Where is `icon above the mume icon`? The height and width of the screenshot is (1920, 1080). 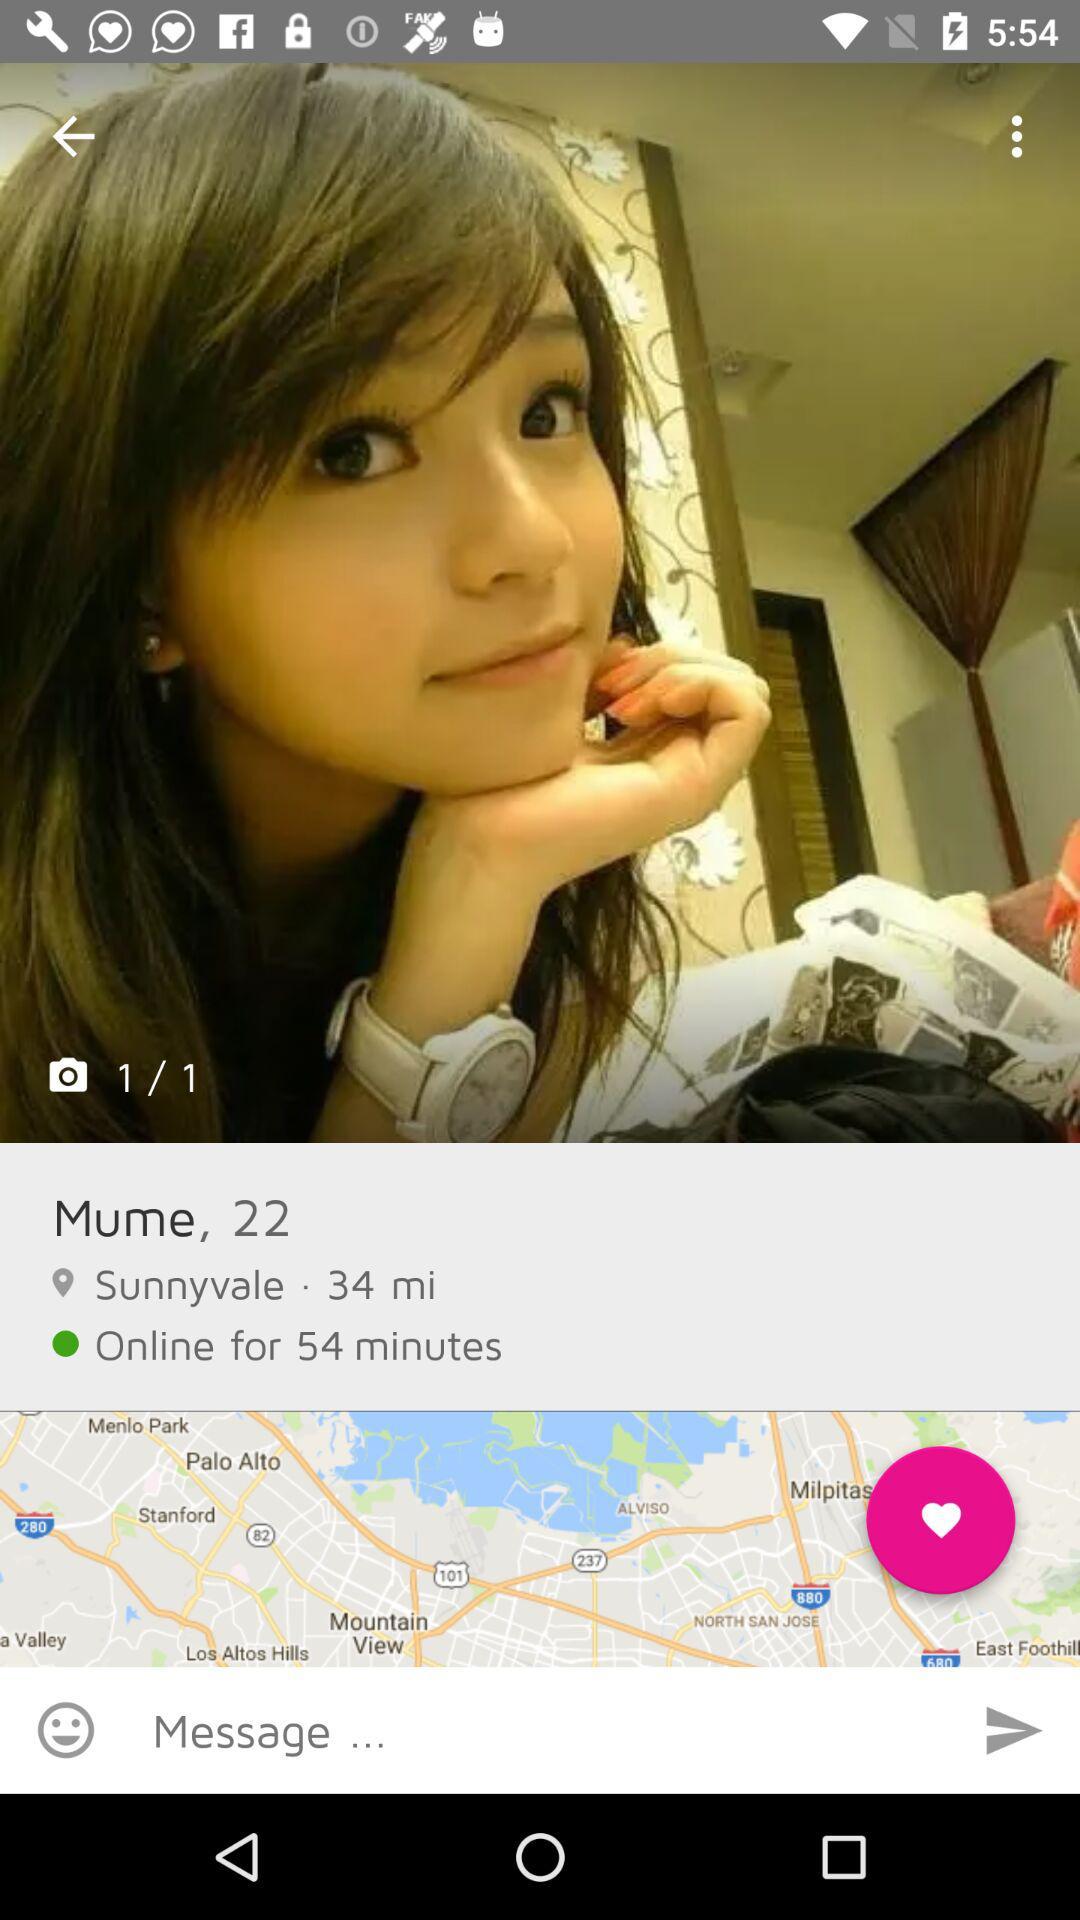
icon above the mume icon is located at coordinates (540, 602).